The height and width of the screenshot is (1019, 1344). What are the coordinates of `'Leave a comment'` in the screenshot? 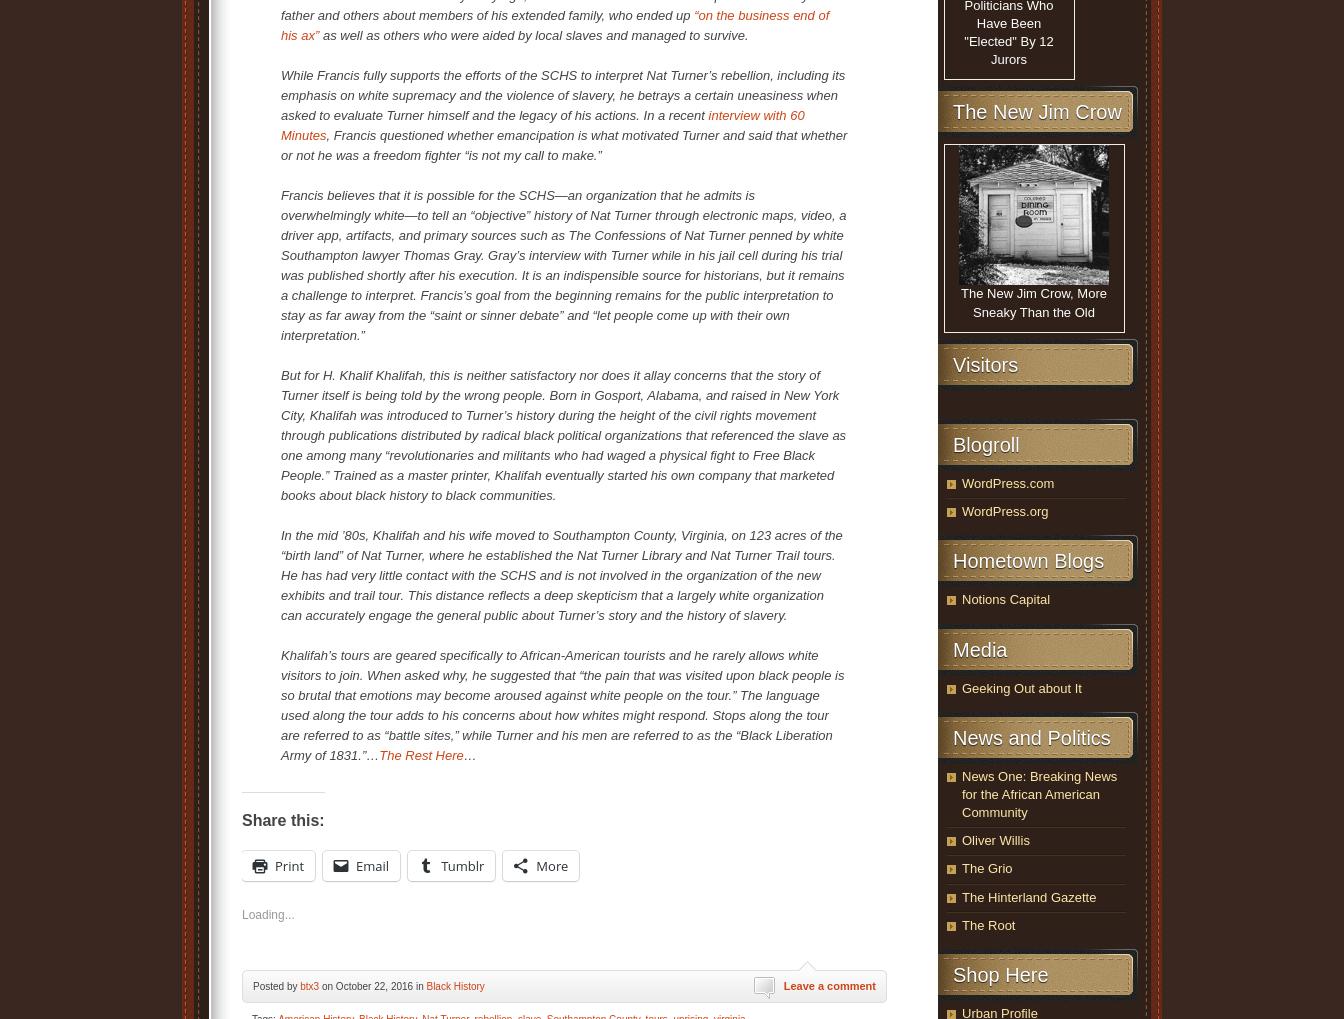 It's located at (829, 985).